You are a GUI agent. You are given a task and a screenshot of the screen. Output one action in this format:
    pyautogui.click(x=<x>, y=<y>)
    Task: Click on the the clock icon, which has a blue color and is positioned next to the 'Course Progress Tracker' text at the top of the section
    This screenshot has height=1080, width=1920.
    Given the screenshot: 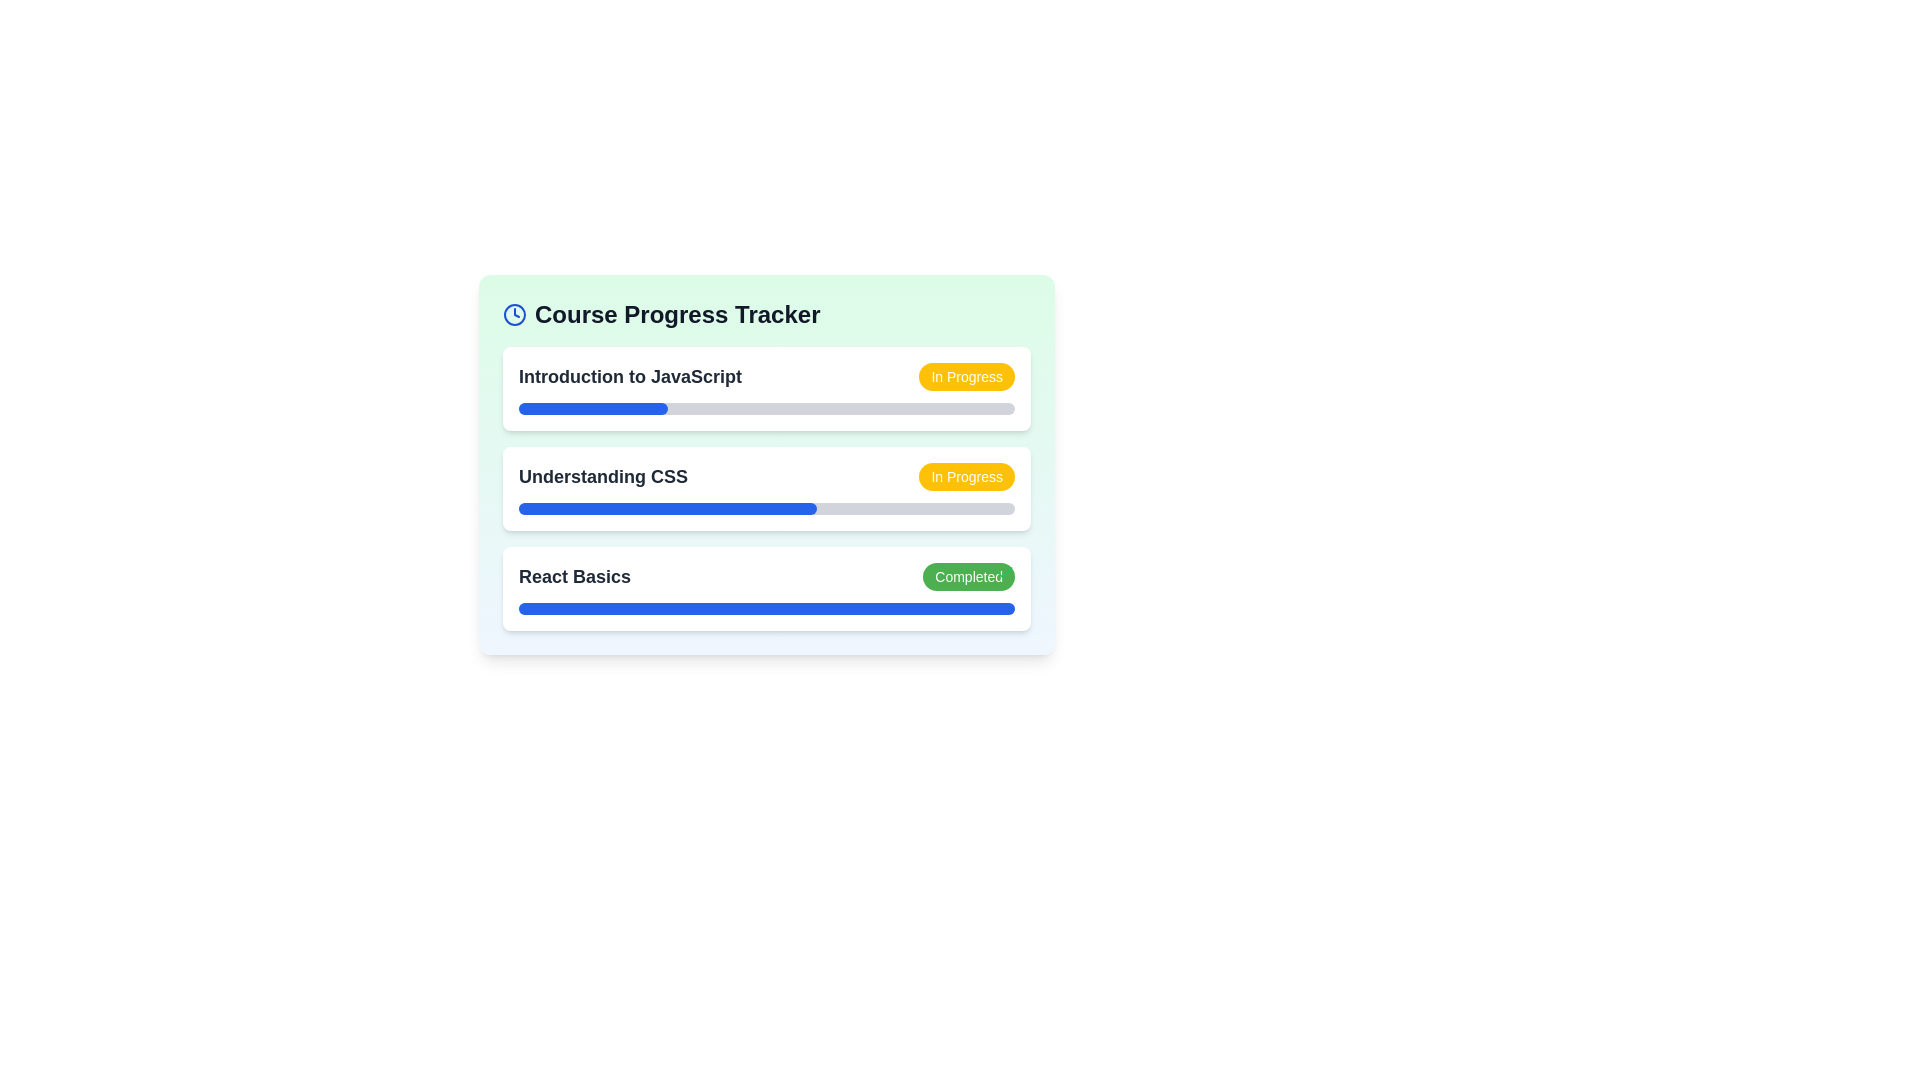 What is the action you would take?
    pyautogui.click(x=514, y=315)
    